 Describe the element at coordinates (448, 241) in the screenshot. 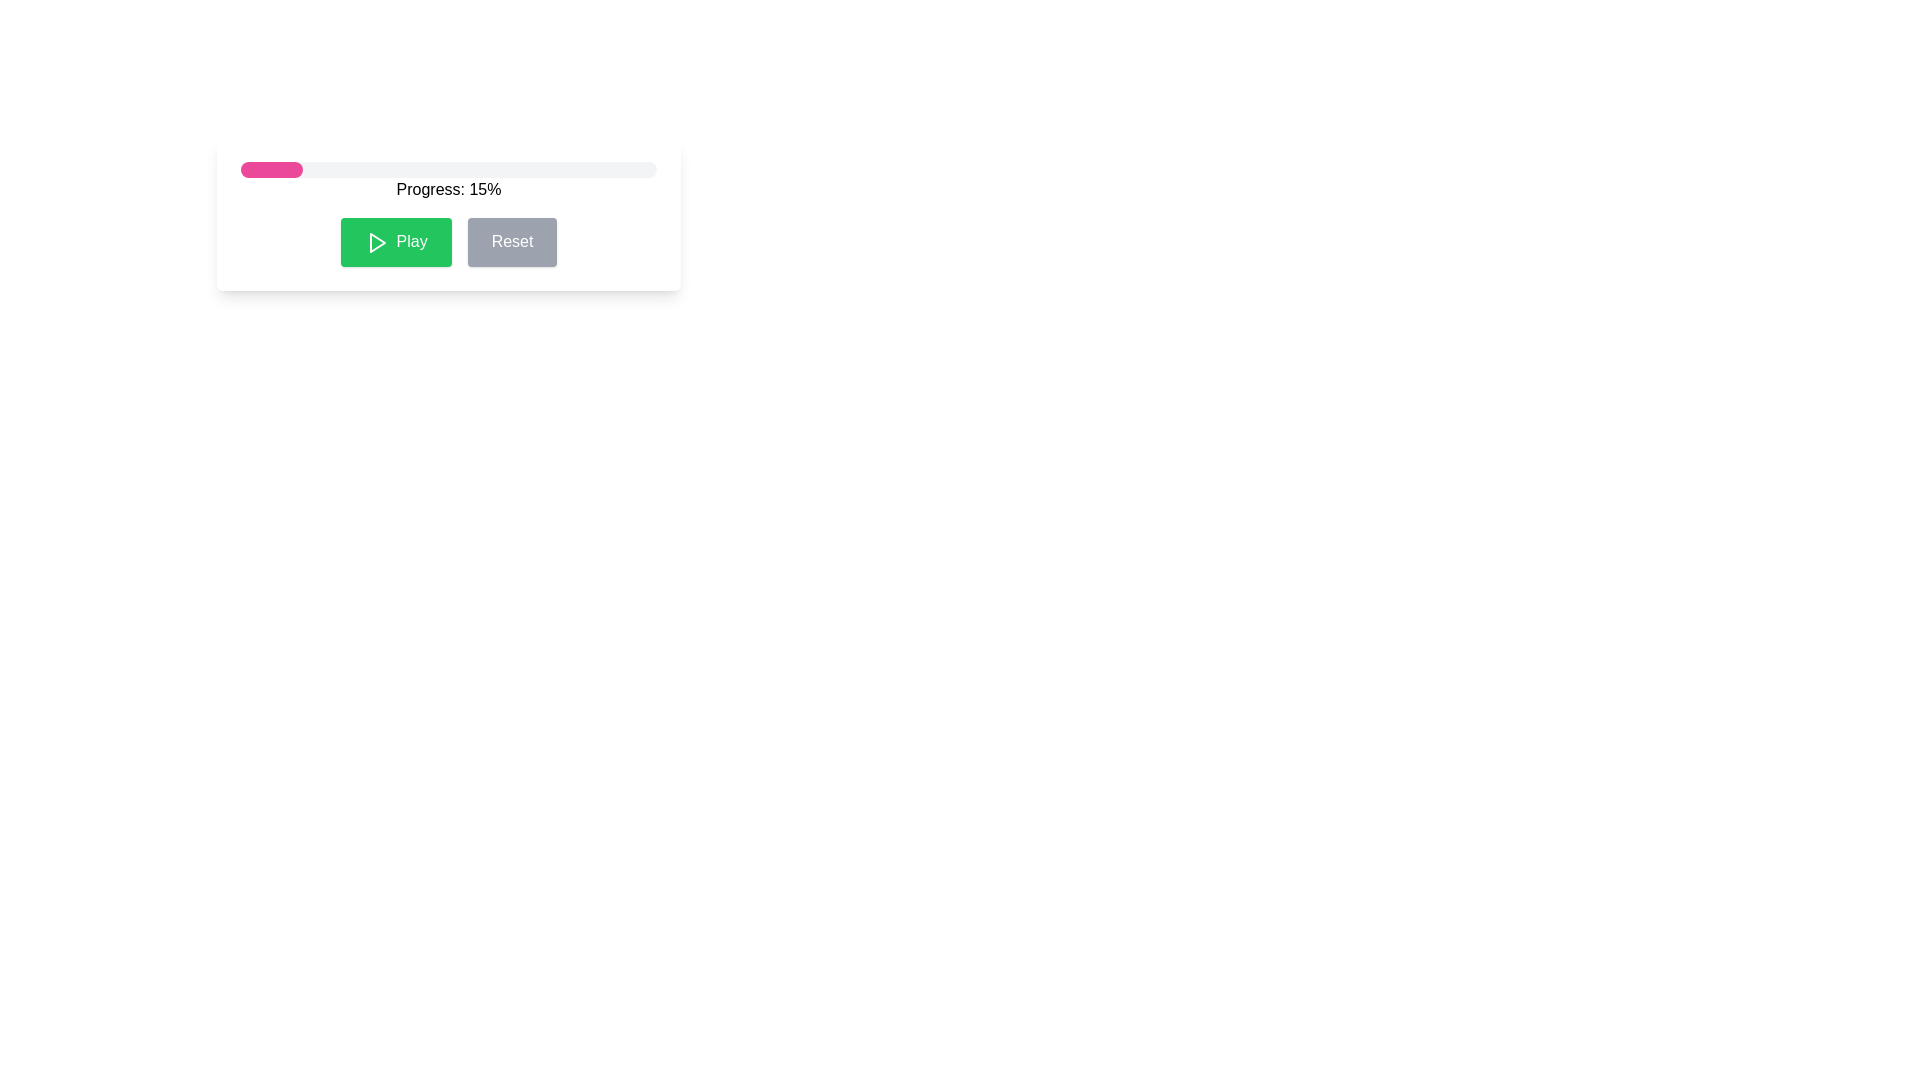

I see `the green 'Play' button with rounded corners to visualize its hover state` at that location.